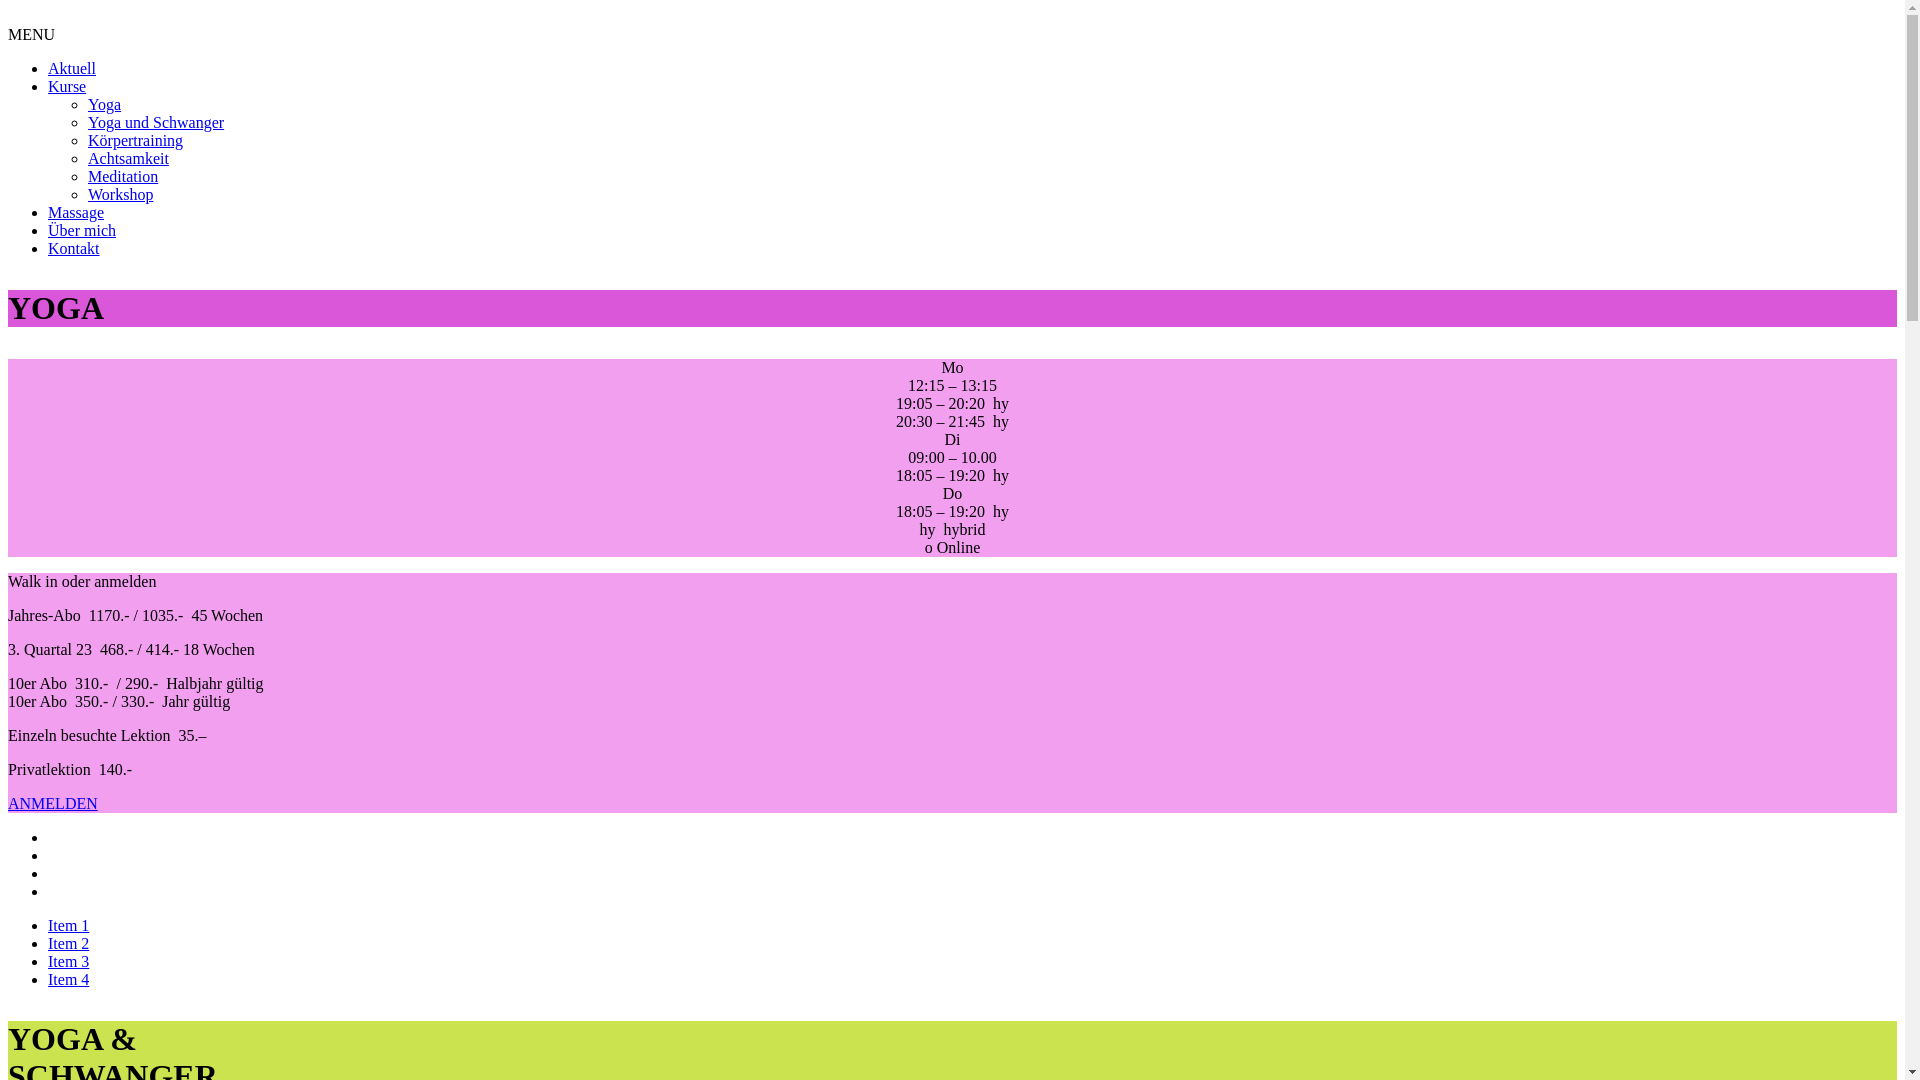 The image size is (1920, 1080). What do you see at coordinates (68, 960) in the screenshot?
I see `'Item 3'` at bounding box center [68, 960].